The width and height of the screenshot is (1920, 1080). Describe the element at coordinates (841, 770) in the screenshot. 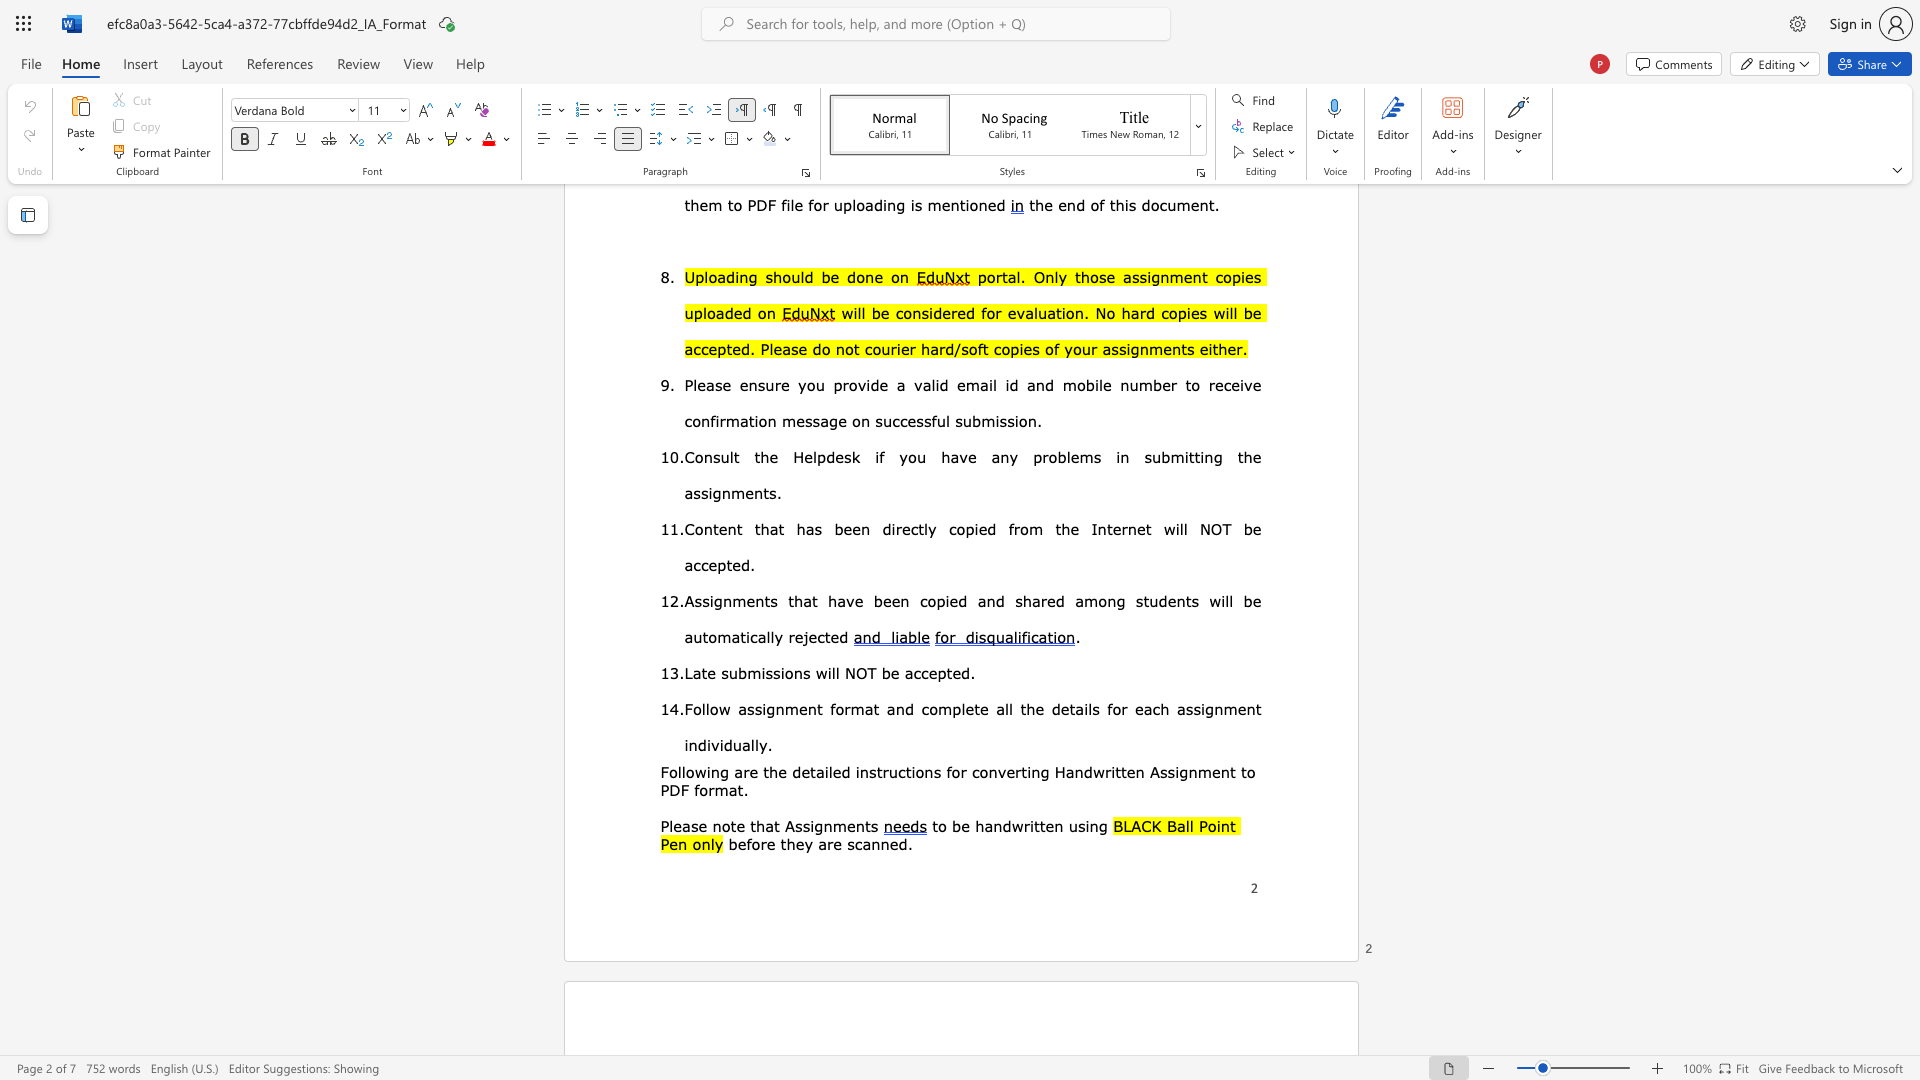

I see `the subset text "d i" within the text "detailed i"` at that location.